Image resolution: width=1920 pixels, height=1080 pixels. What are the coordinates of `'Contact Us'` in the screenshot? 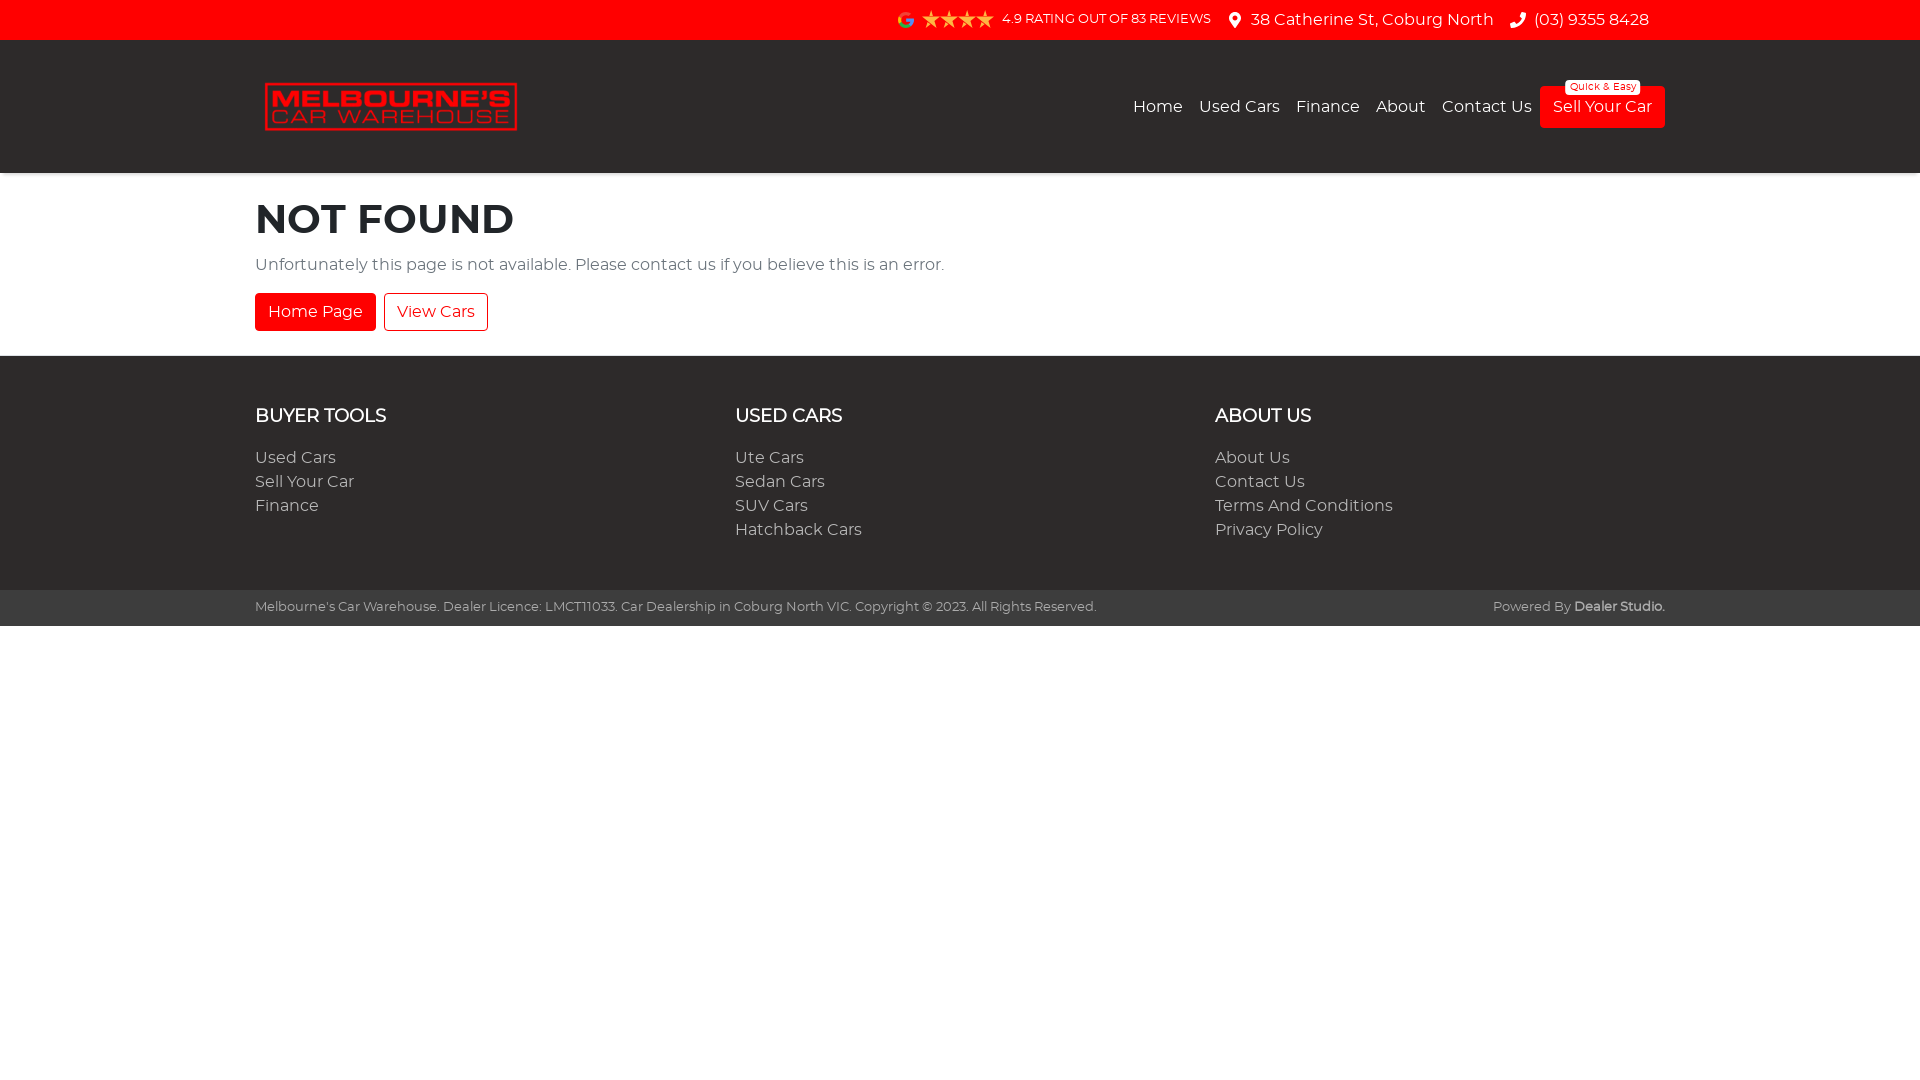 It's located at (1258, 482).